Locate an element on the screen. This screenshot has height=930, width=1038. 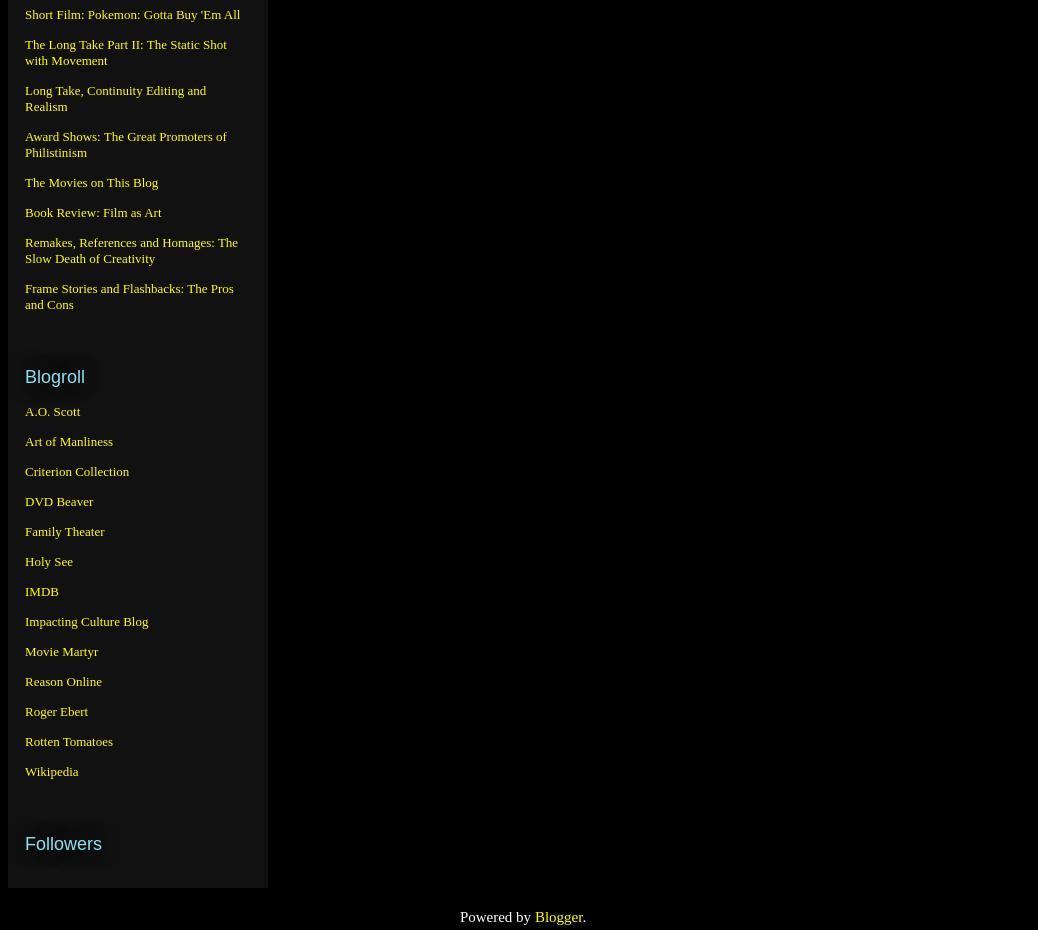
'Art of Manliness' is located at coordinates (24, 440).